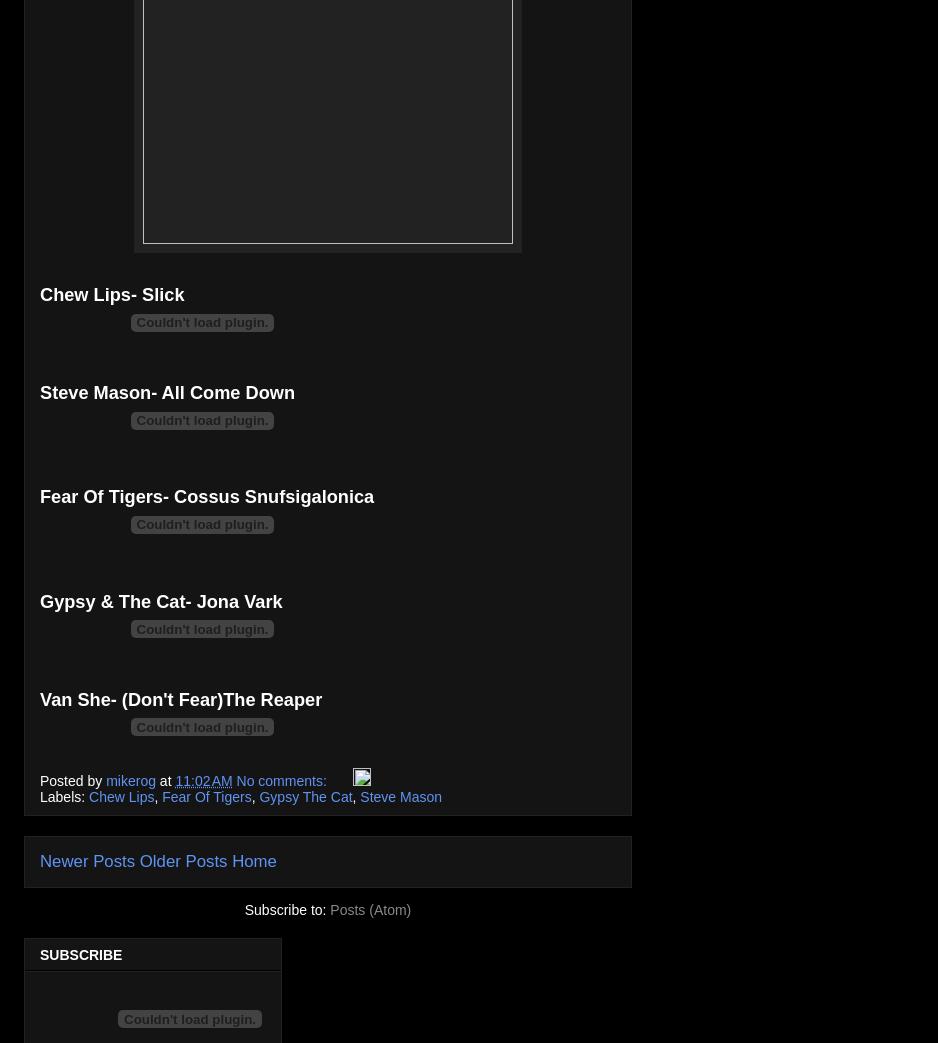 This screenshot has height=1043, width=938. What do you see at coordinates (38, 778) in the screenshot?
I see `'Posted by'` at bounding box center [38, 778].